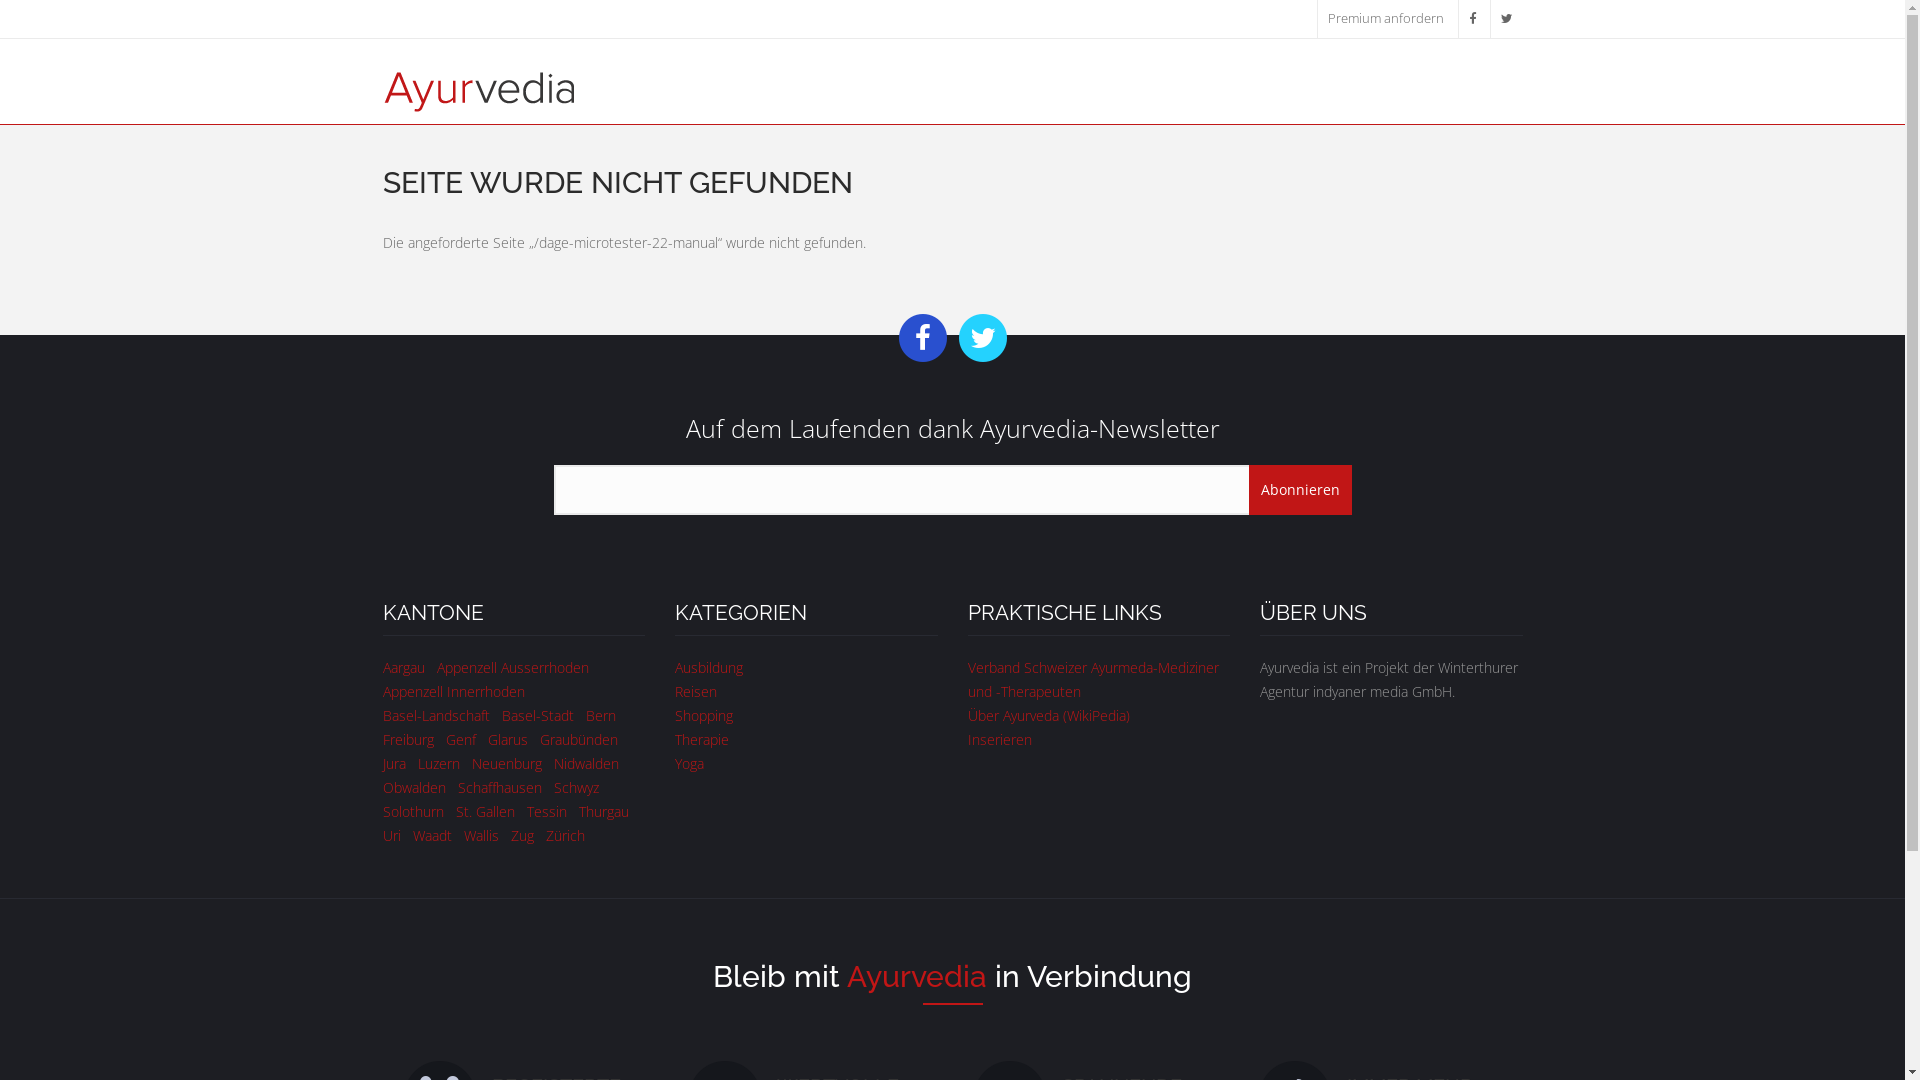  What do you see at coordinates (537, 714) in the screenshot?
I see `'Basel-Stadt'` at bounding box center [537, 714].